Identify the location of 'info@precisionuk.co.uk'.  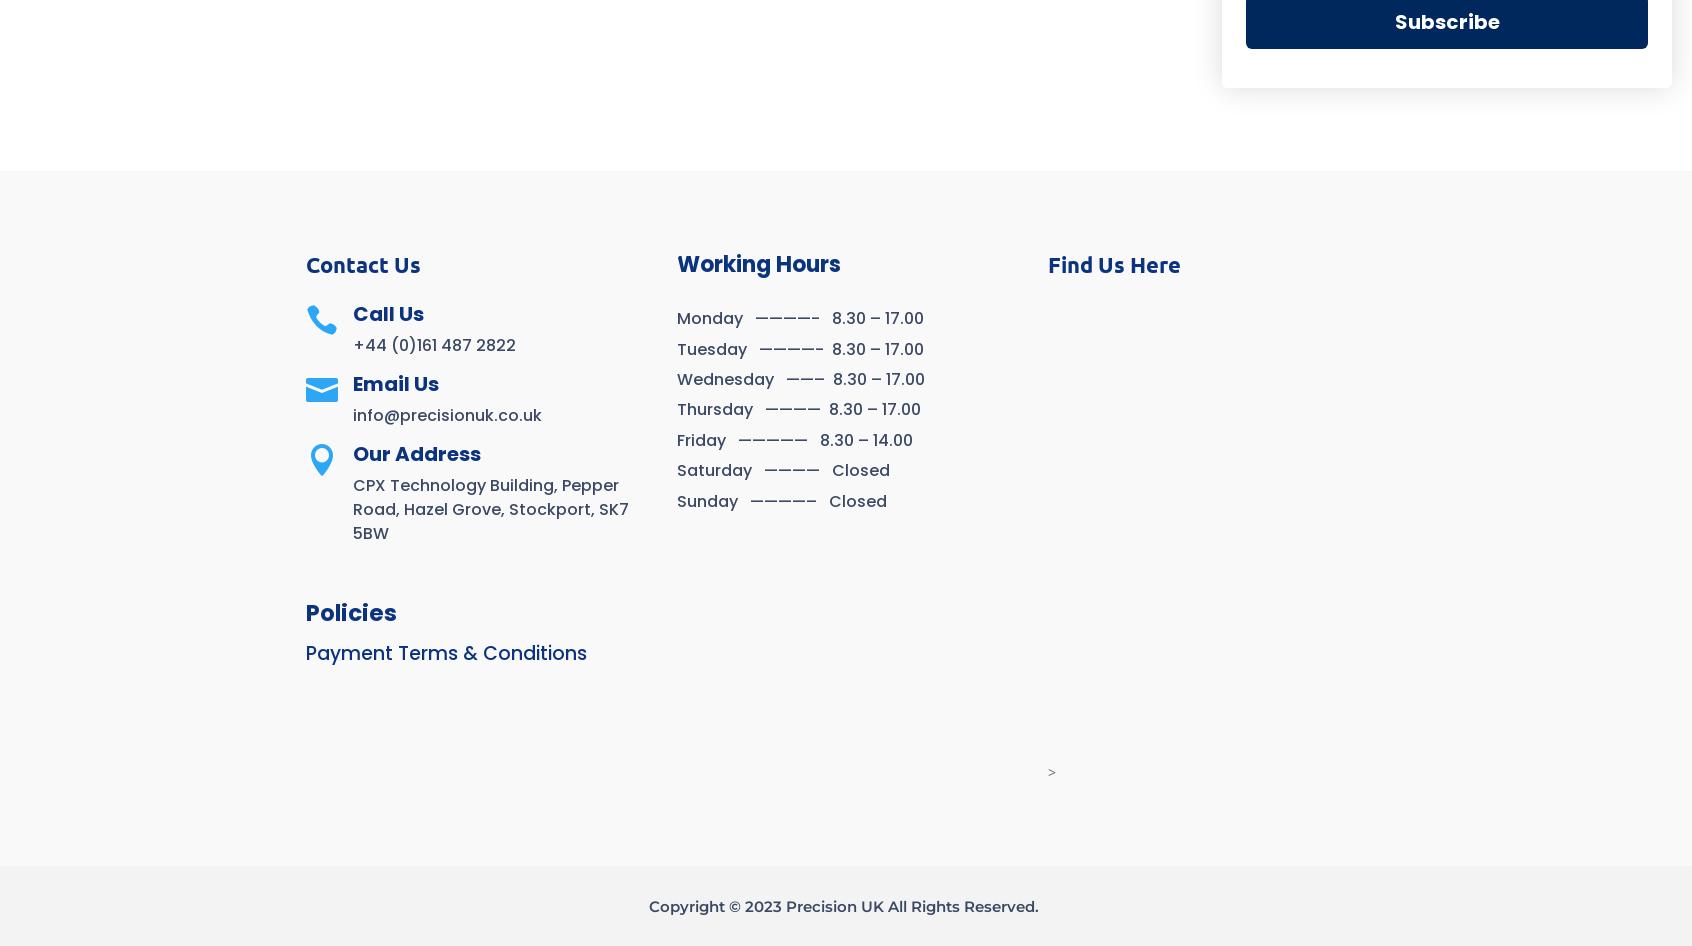
(446, 414).